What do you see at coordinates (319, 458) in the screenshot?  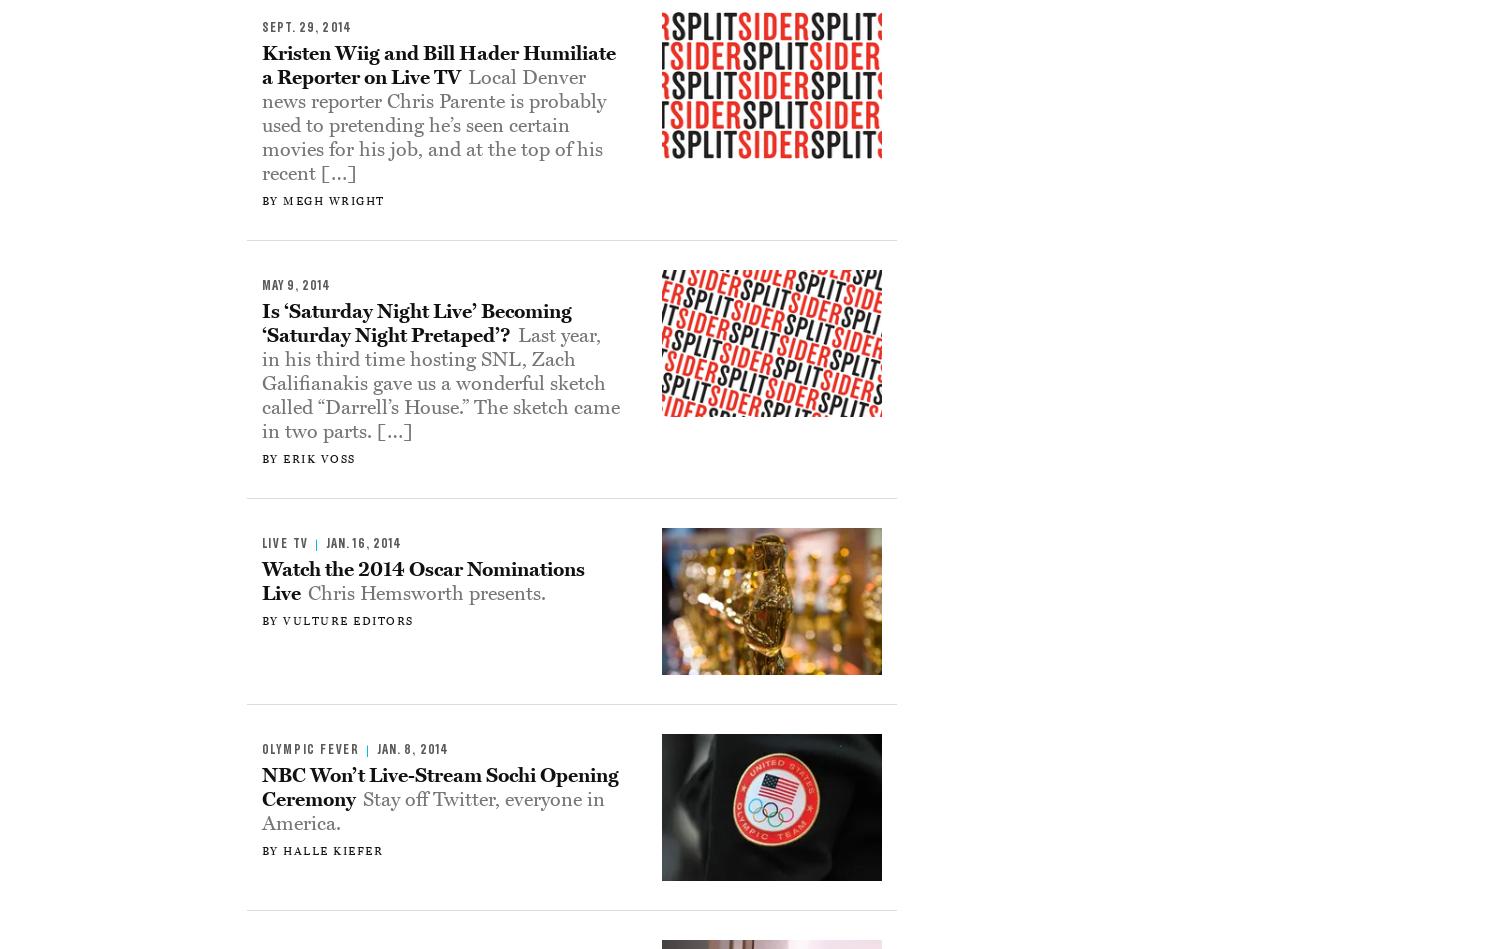 I see `'Erik Voss'` at bounding box center [319, 458].